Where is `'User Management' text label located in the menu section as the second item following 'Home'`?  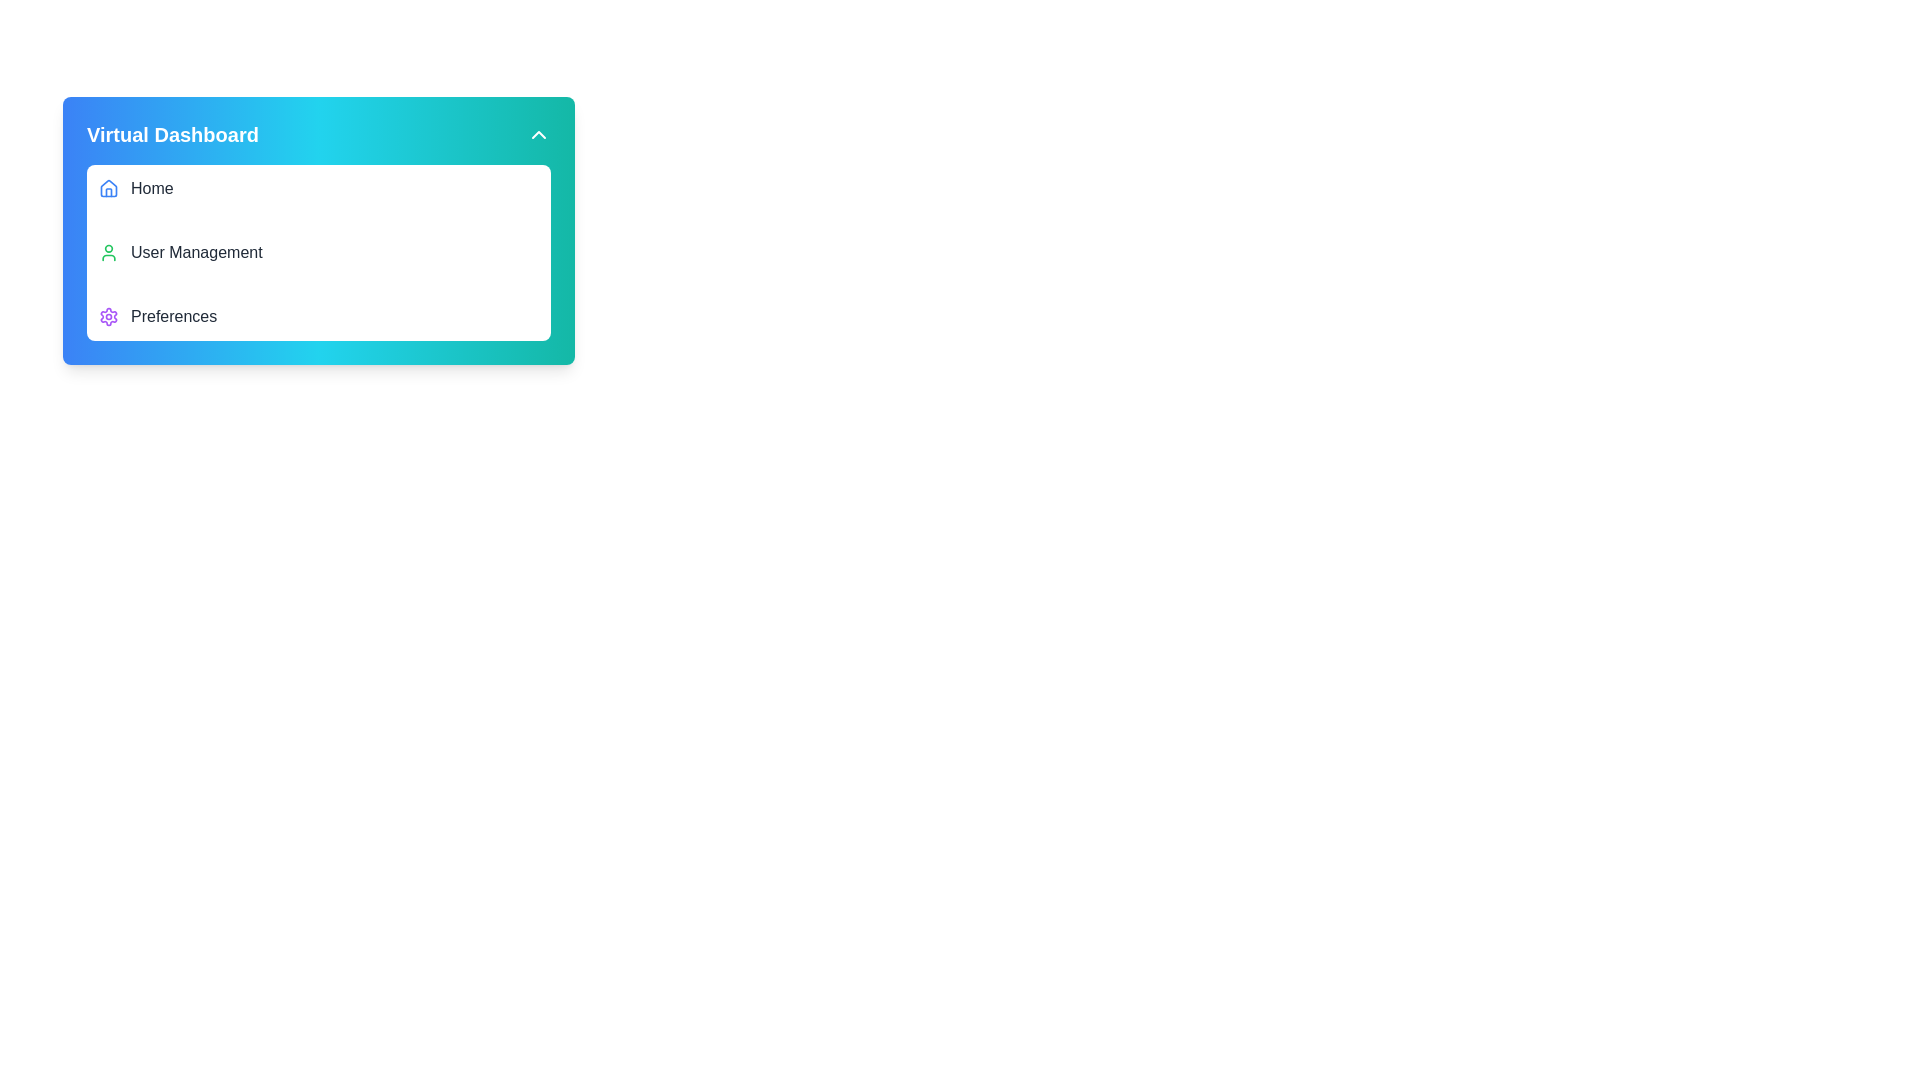 'User Management' text label located in the menu section as the second item following 'Home' is located at coordinates (196, 252).